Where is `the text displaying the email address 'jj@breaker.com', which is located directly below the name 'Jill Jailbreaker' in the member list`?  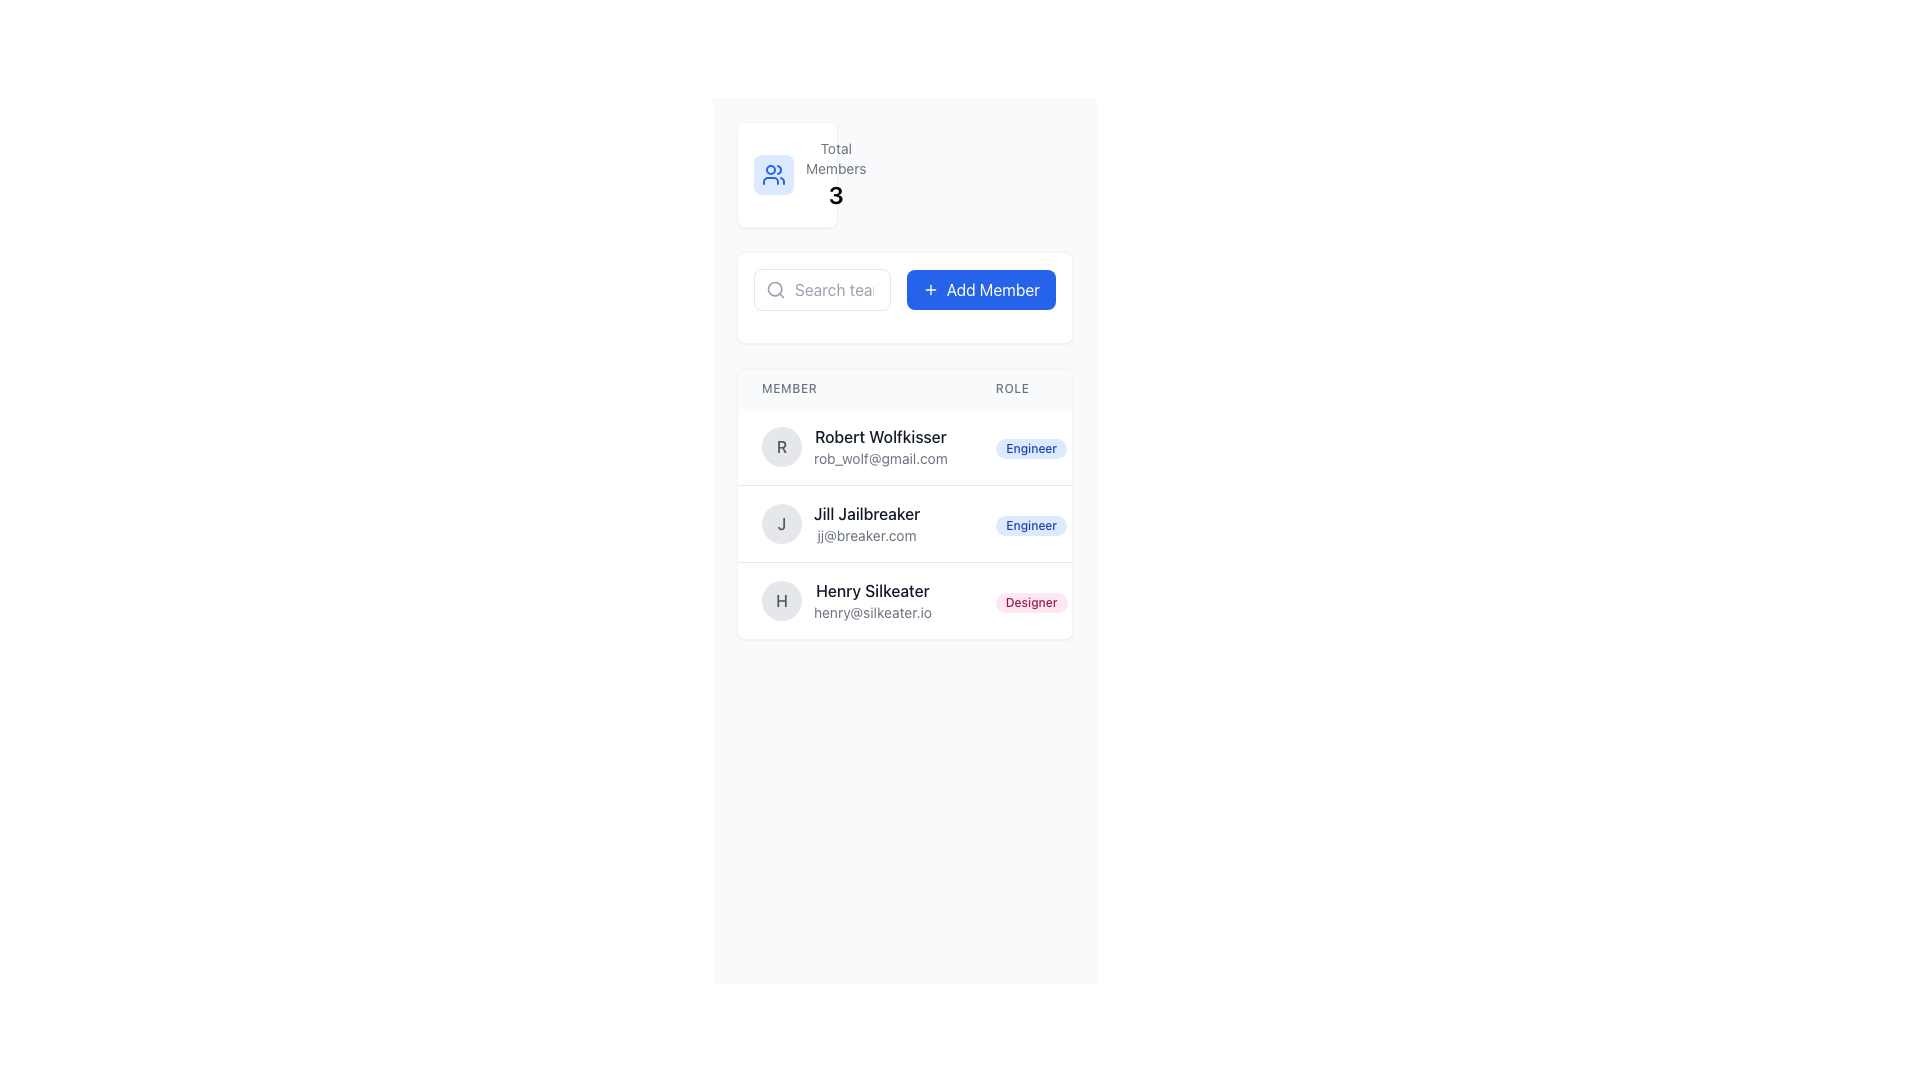 the text displaying the email address 'jj@breaker.com', which is located directly below the name 'Jill Jailbreaker' in the member list is located at coordinates (867, 535).